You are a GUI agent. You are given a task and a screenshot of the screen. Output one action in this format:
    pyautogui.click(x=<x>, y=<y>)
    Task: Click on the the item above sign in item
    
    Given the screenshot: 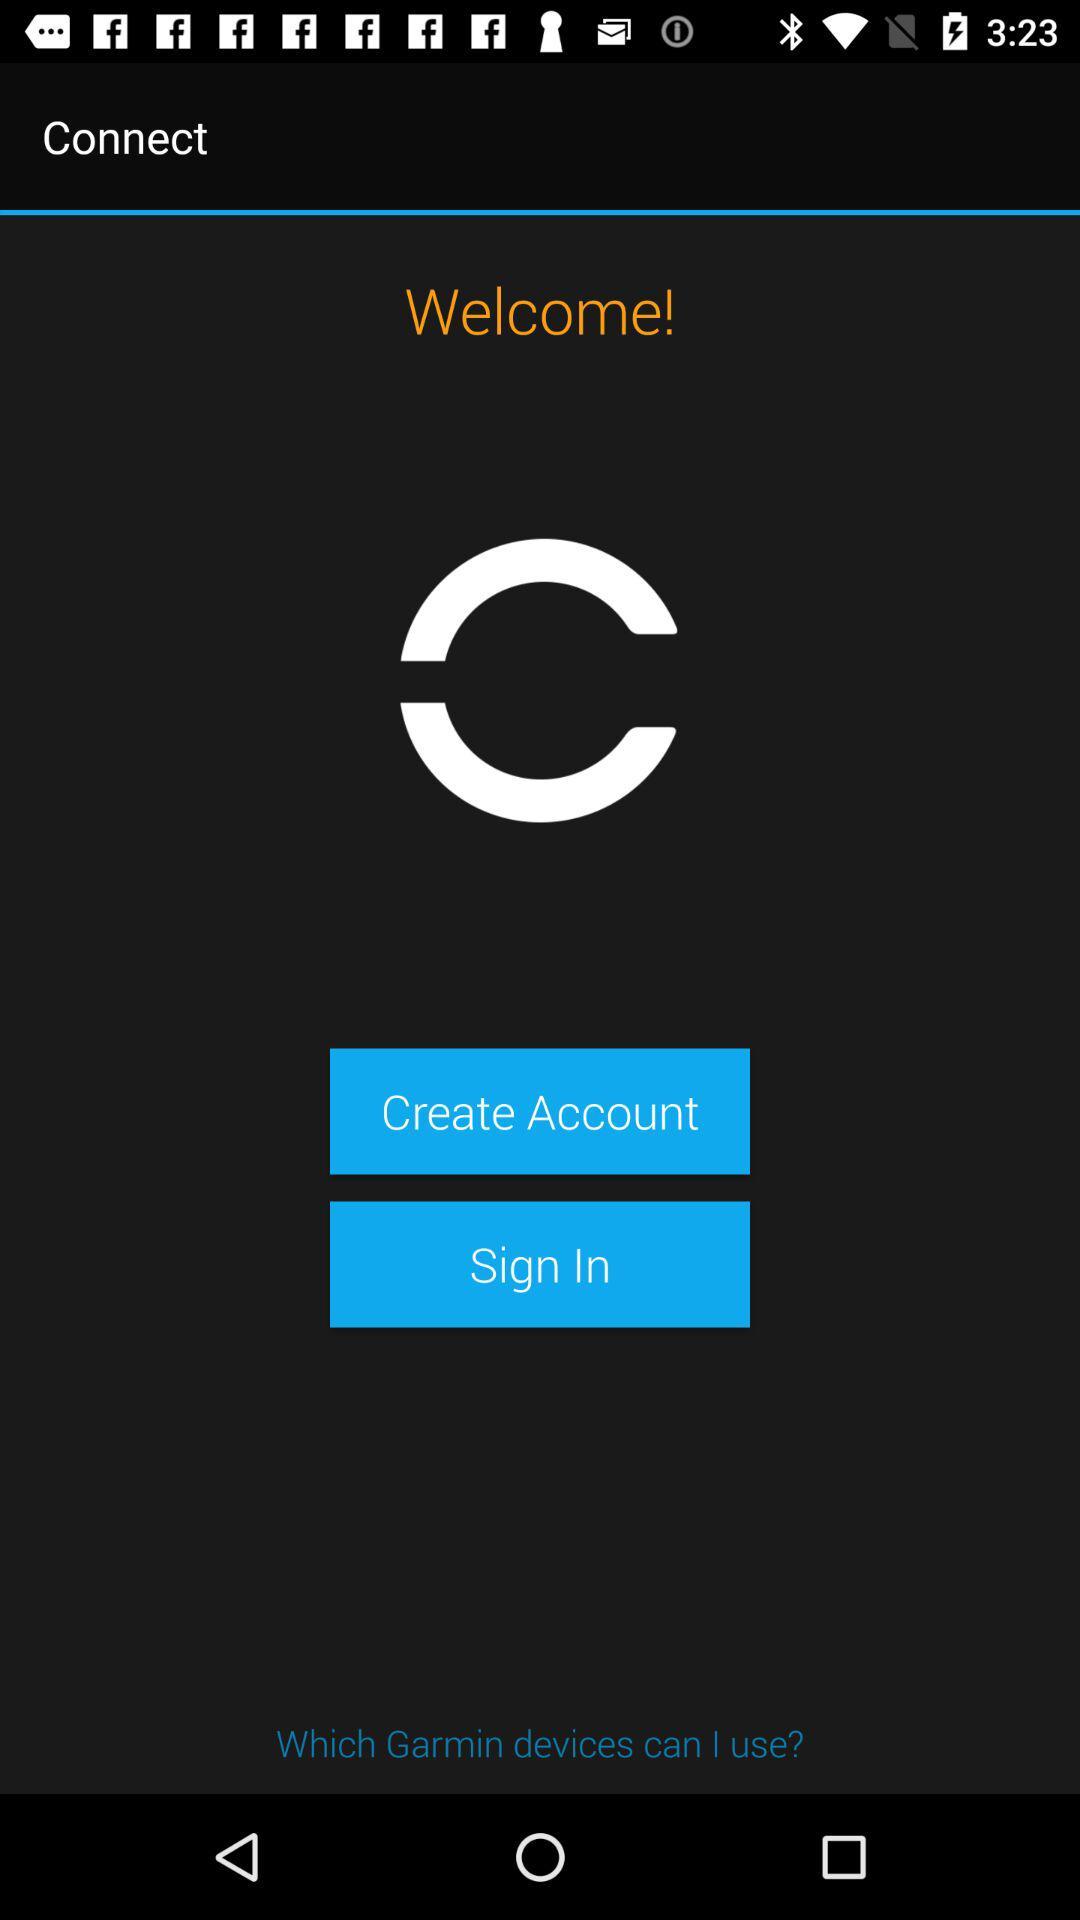 What is the action you would take?
    pyautogui.click(x=540, y=1110)
    